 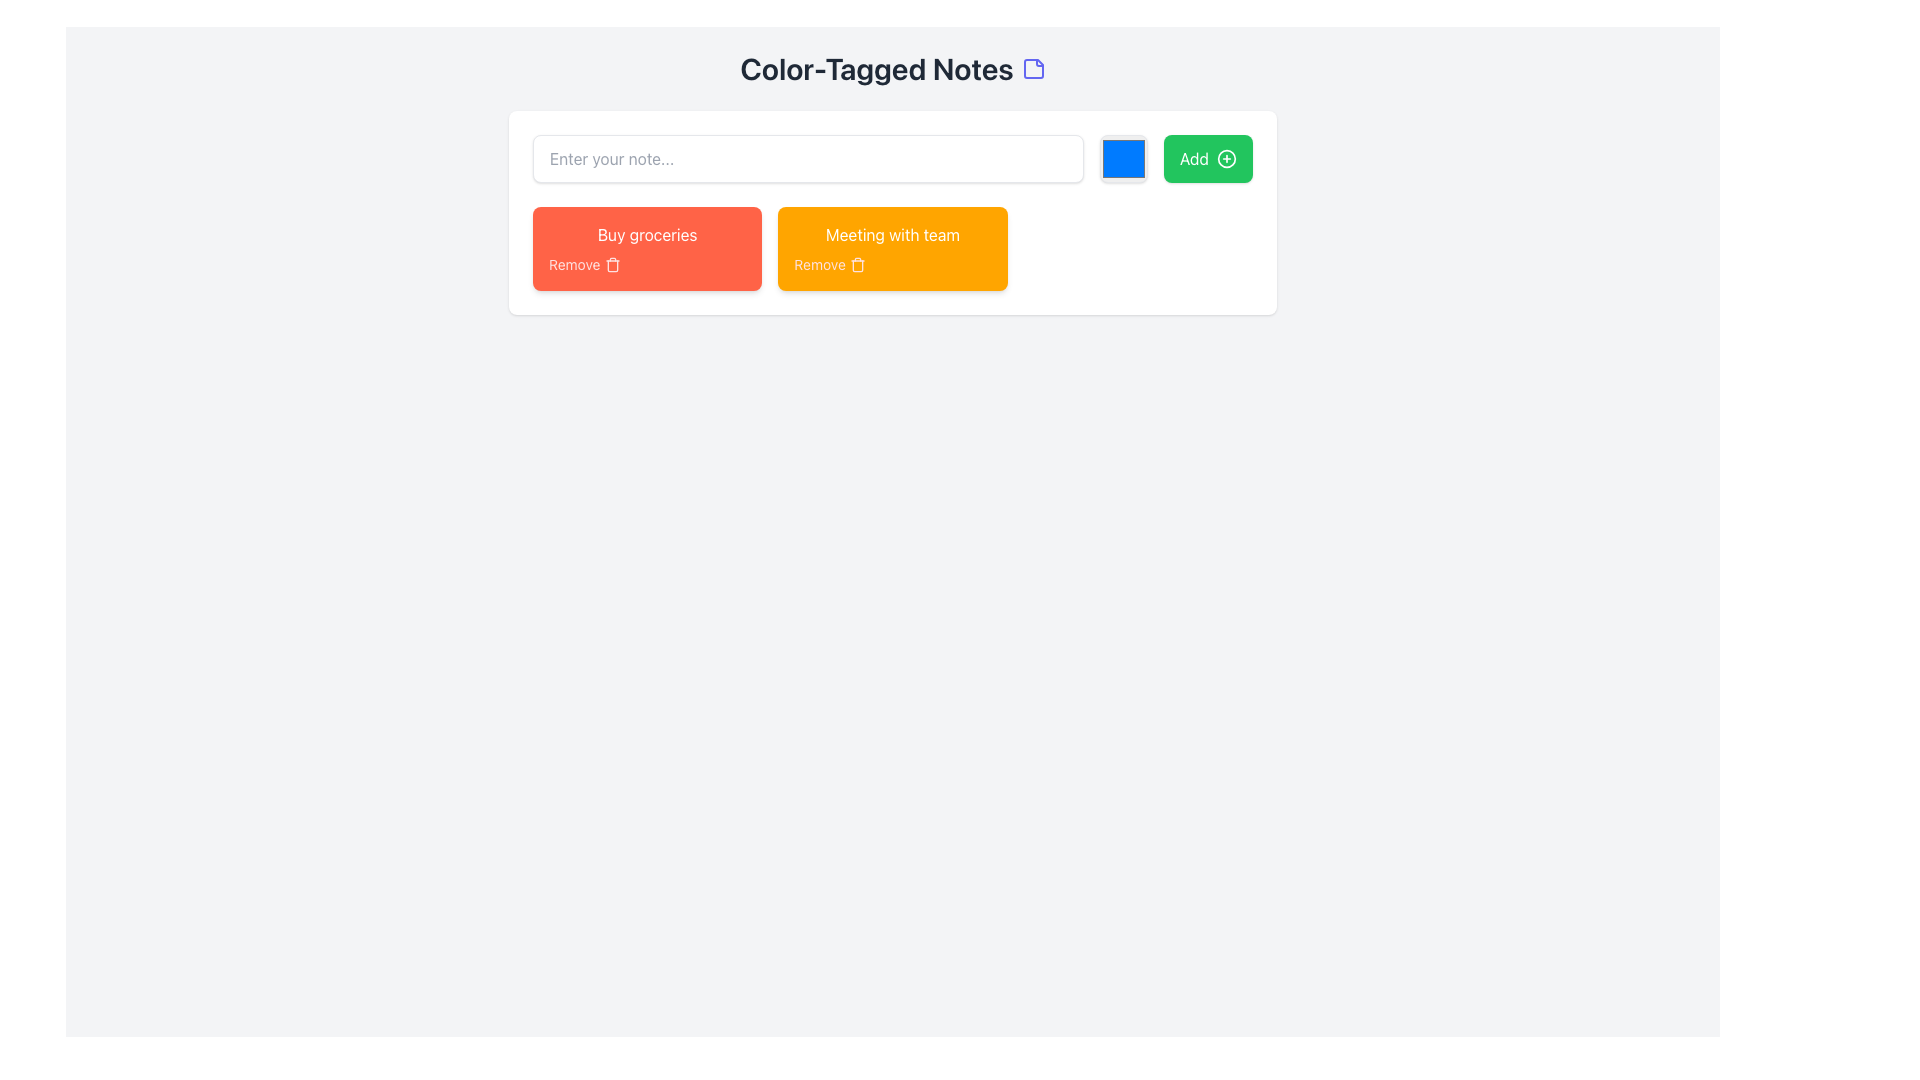 What do you see at coordinates (1033, 68) in the screenshot?
I see `the decorative icon in the top-right corner of the 'Color-Tagged Notes' heading, which visually links the section's title to its purpose` at bounding box center [1033, 68].